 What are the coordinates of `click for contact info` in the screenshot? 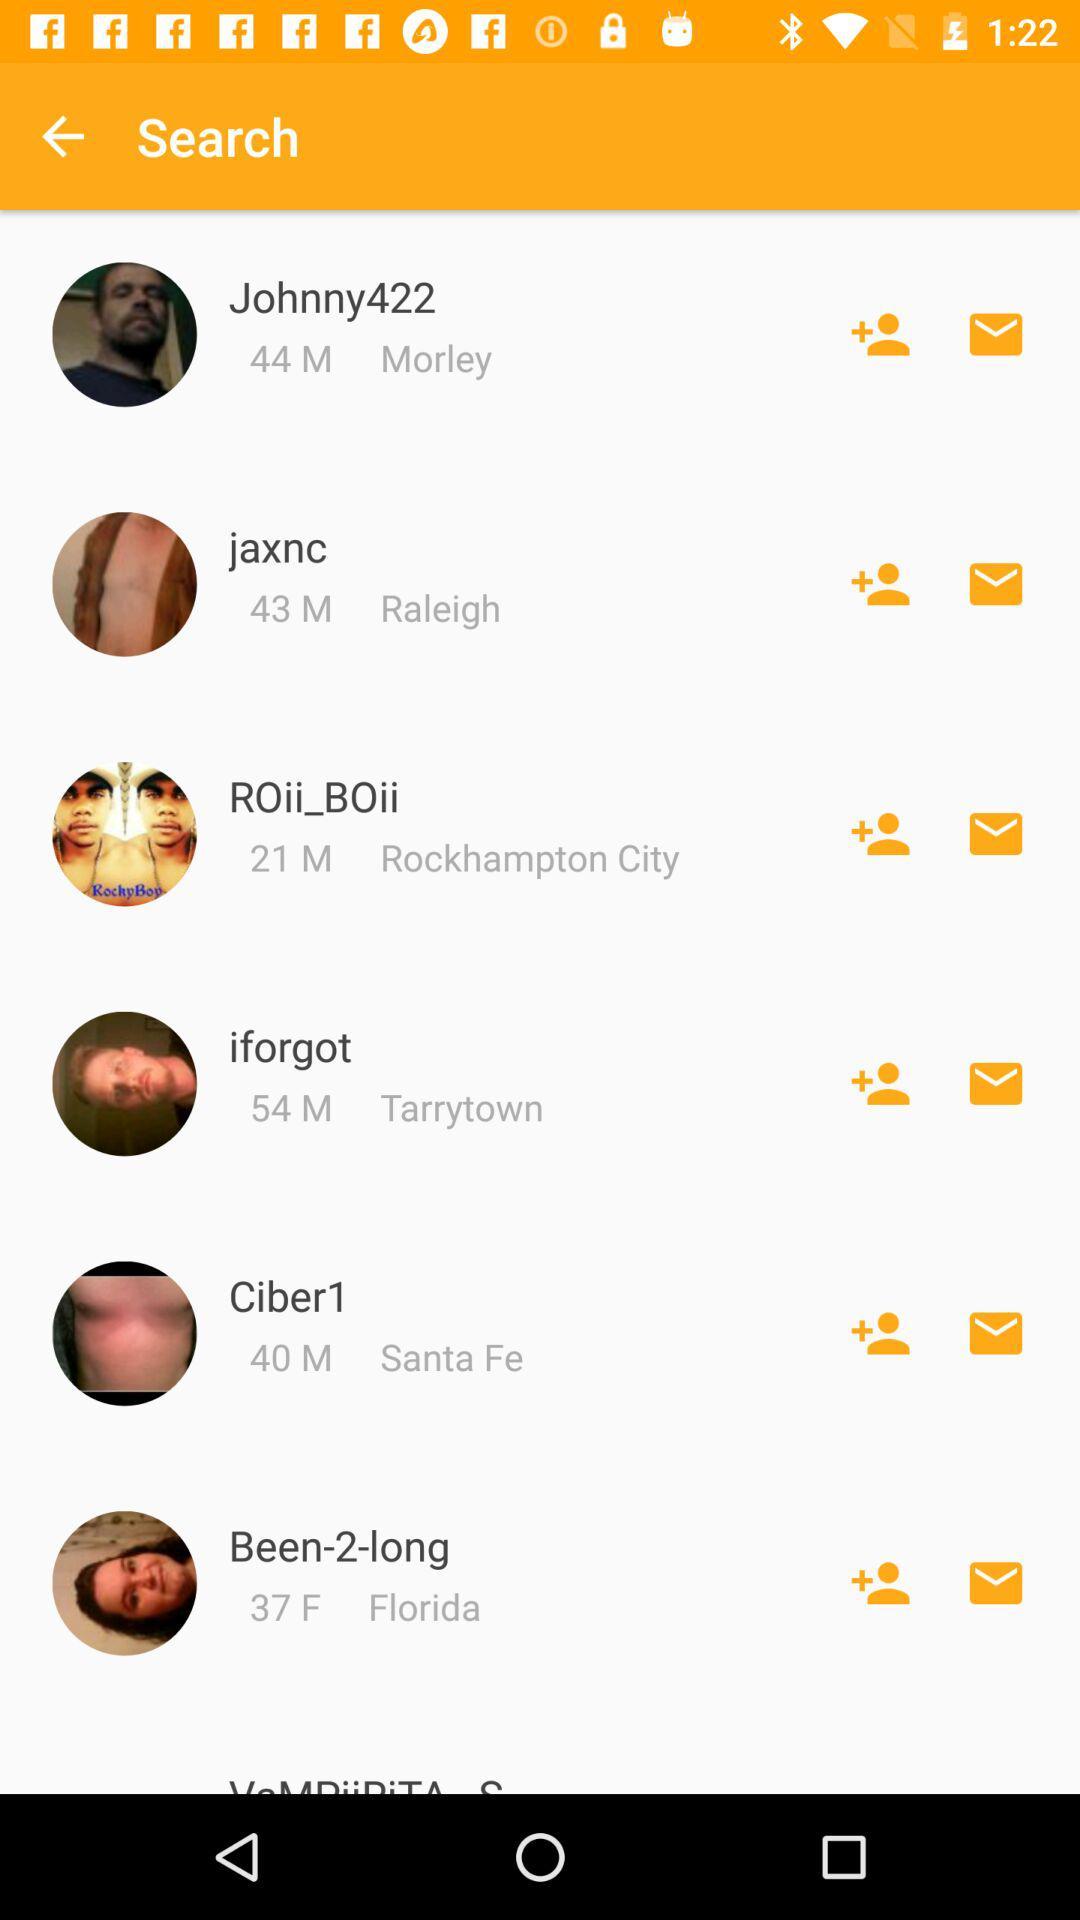 It's located at (124, 1083).